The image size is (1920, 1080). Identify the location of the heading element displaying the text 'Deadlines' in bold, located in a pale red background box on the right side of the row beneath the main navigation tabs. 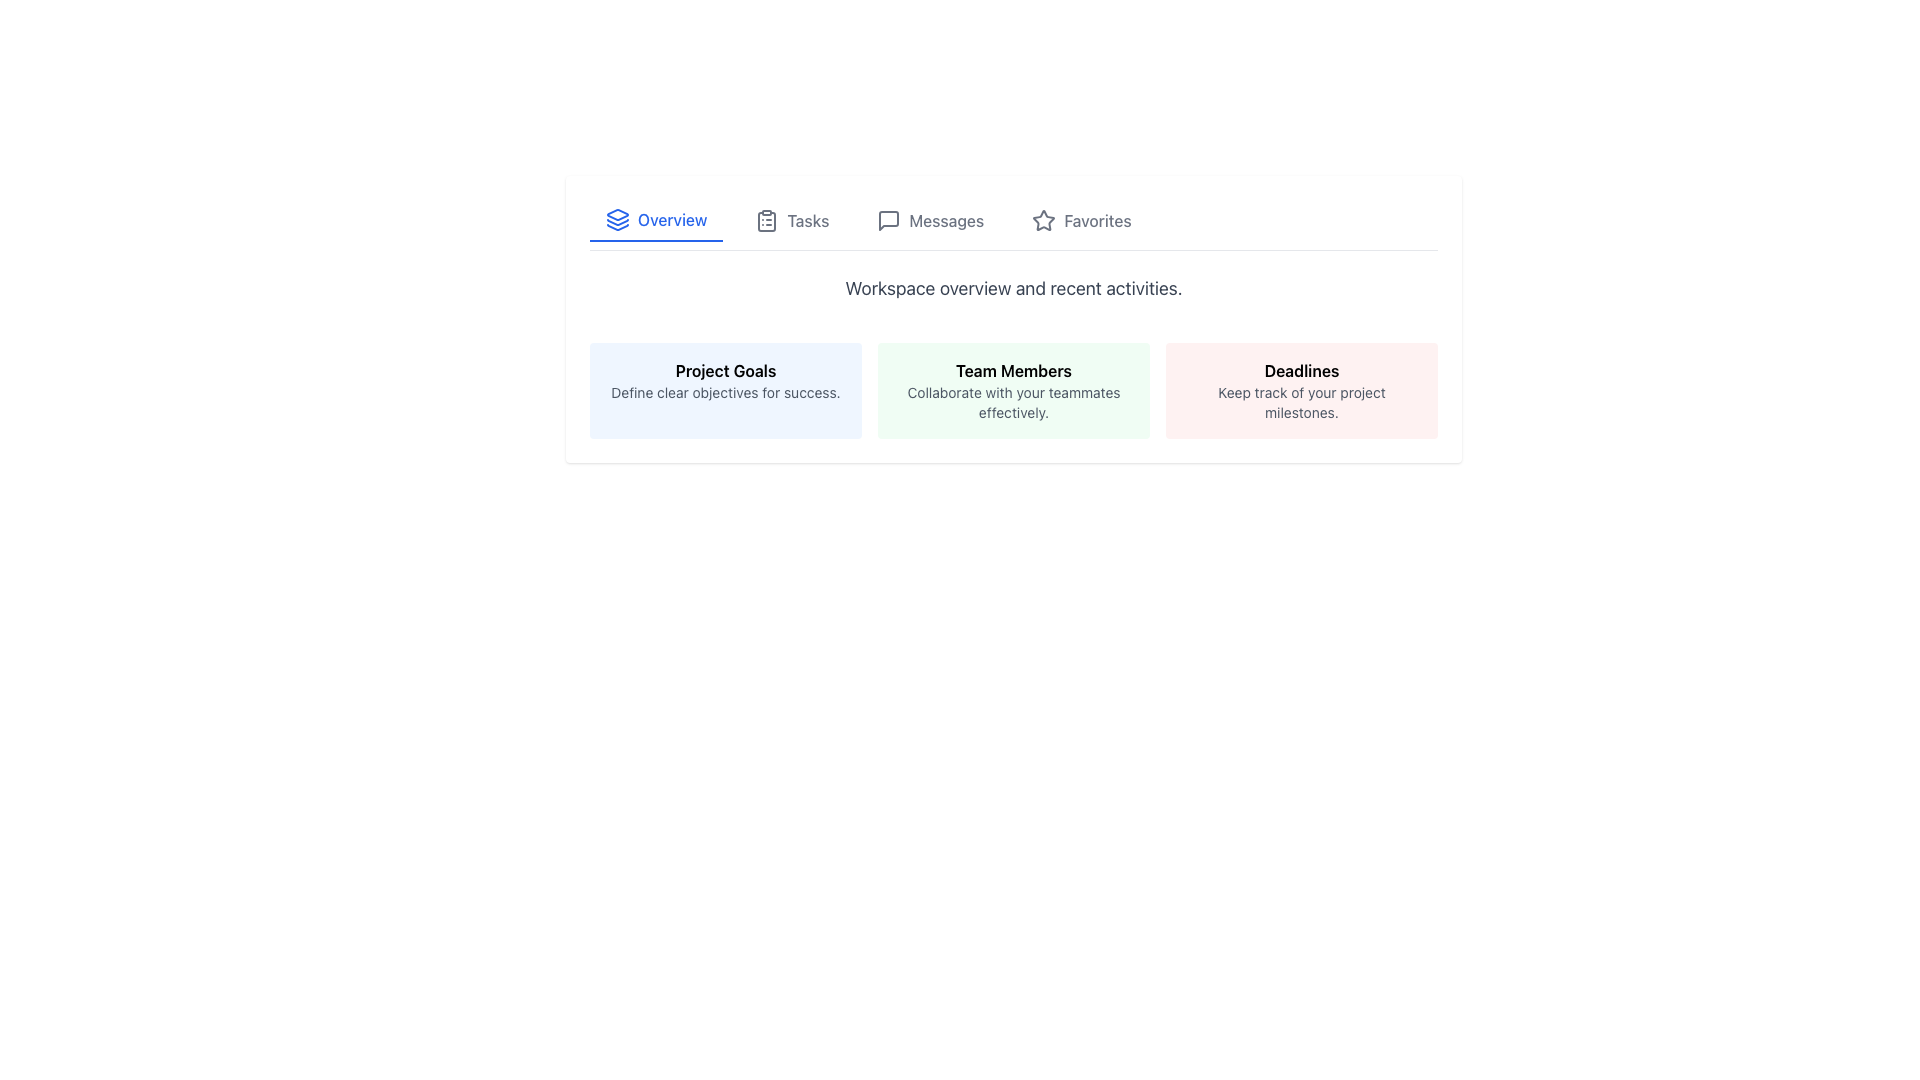
(1301, 370).